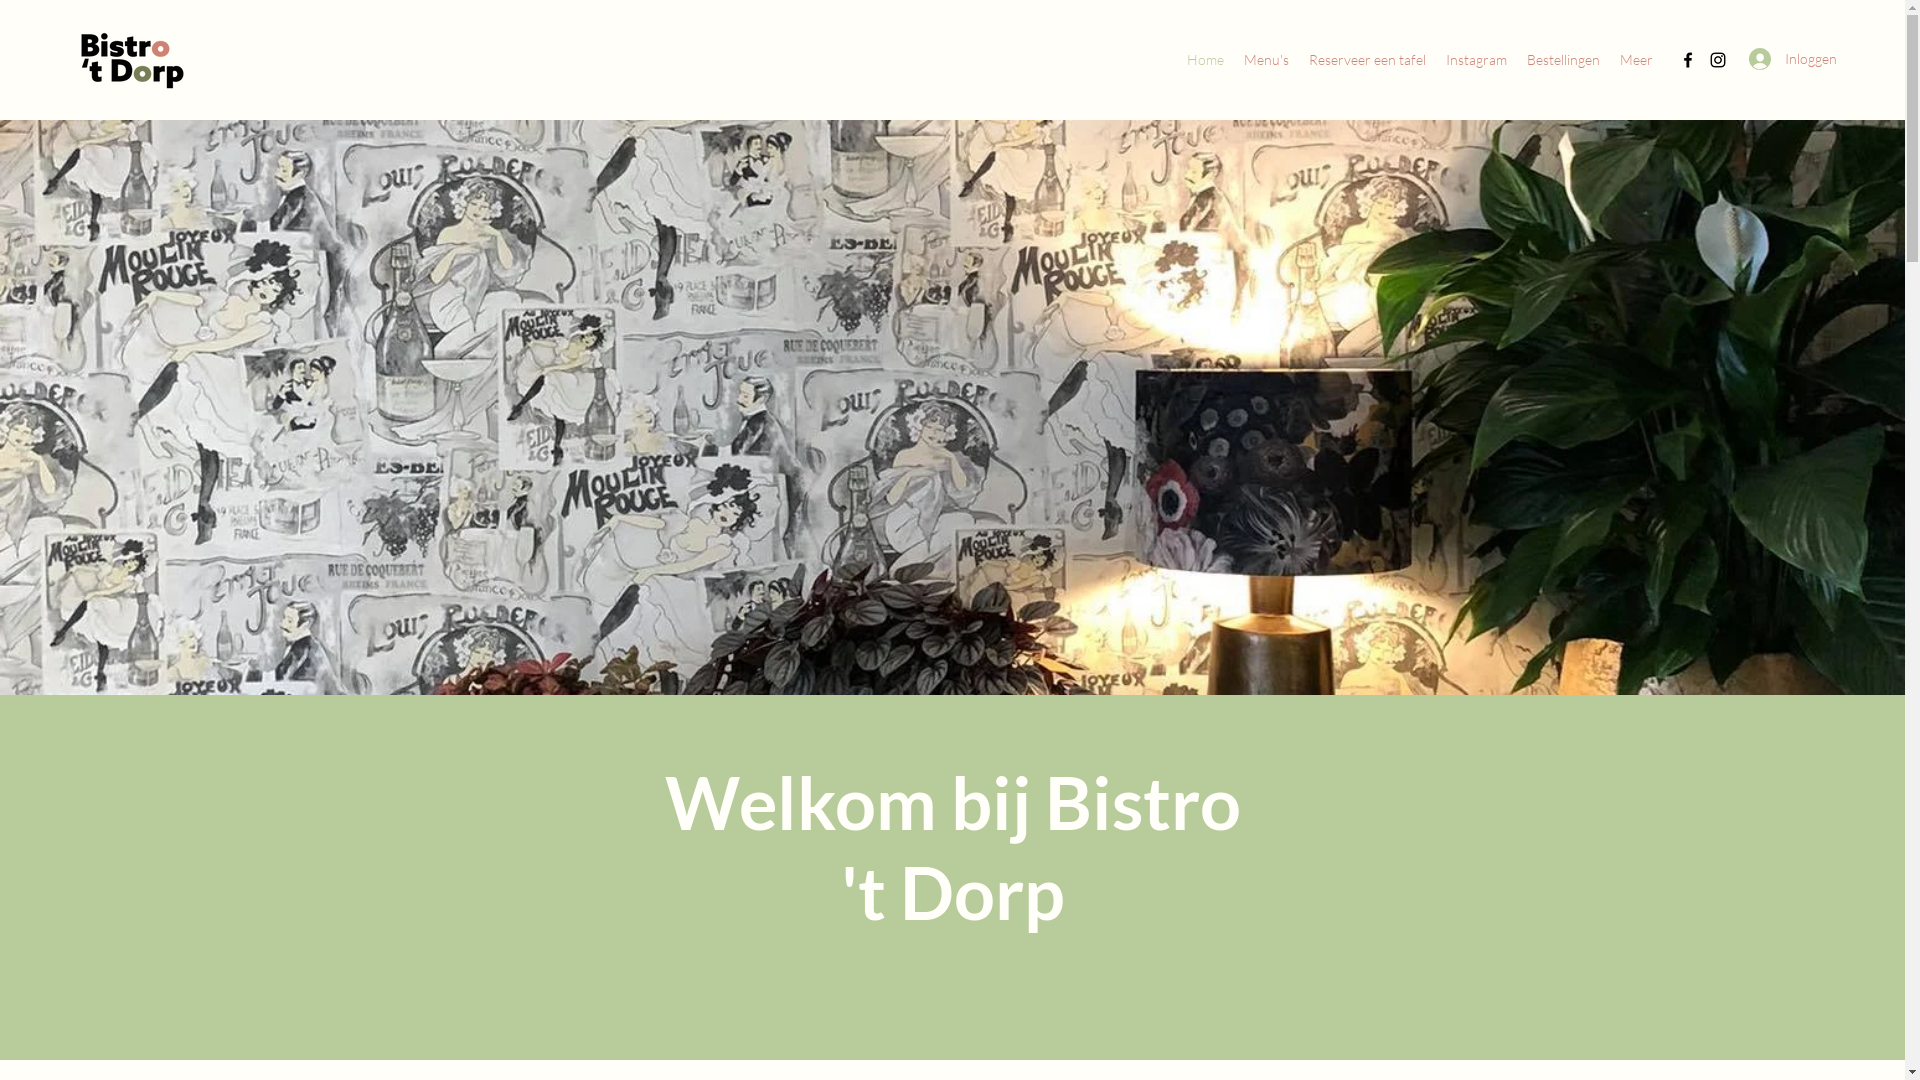  I want to click on 'Inloggen', so click(1780, 57).